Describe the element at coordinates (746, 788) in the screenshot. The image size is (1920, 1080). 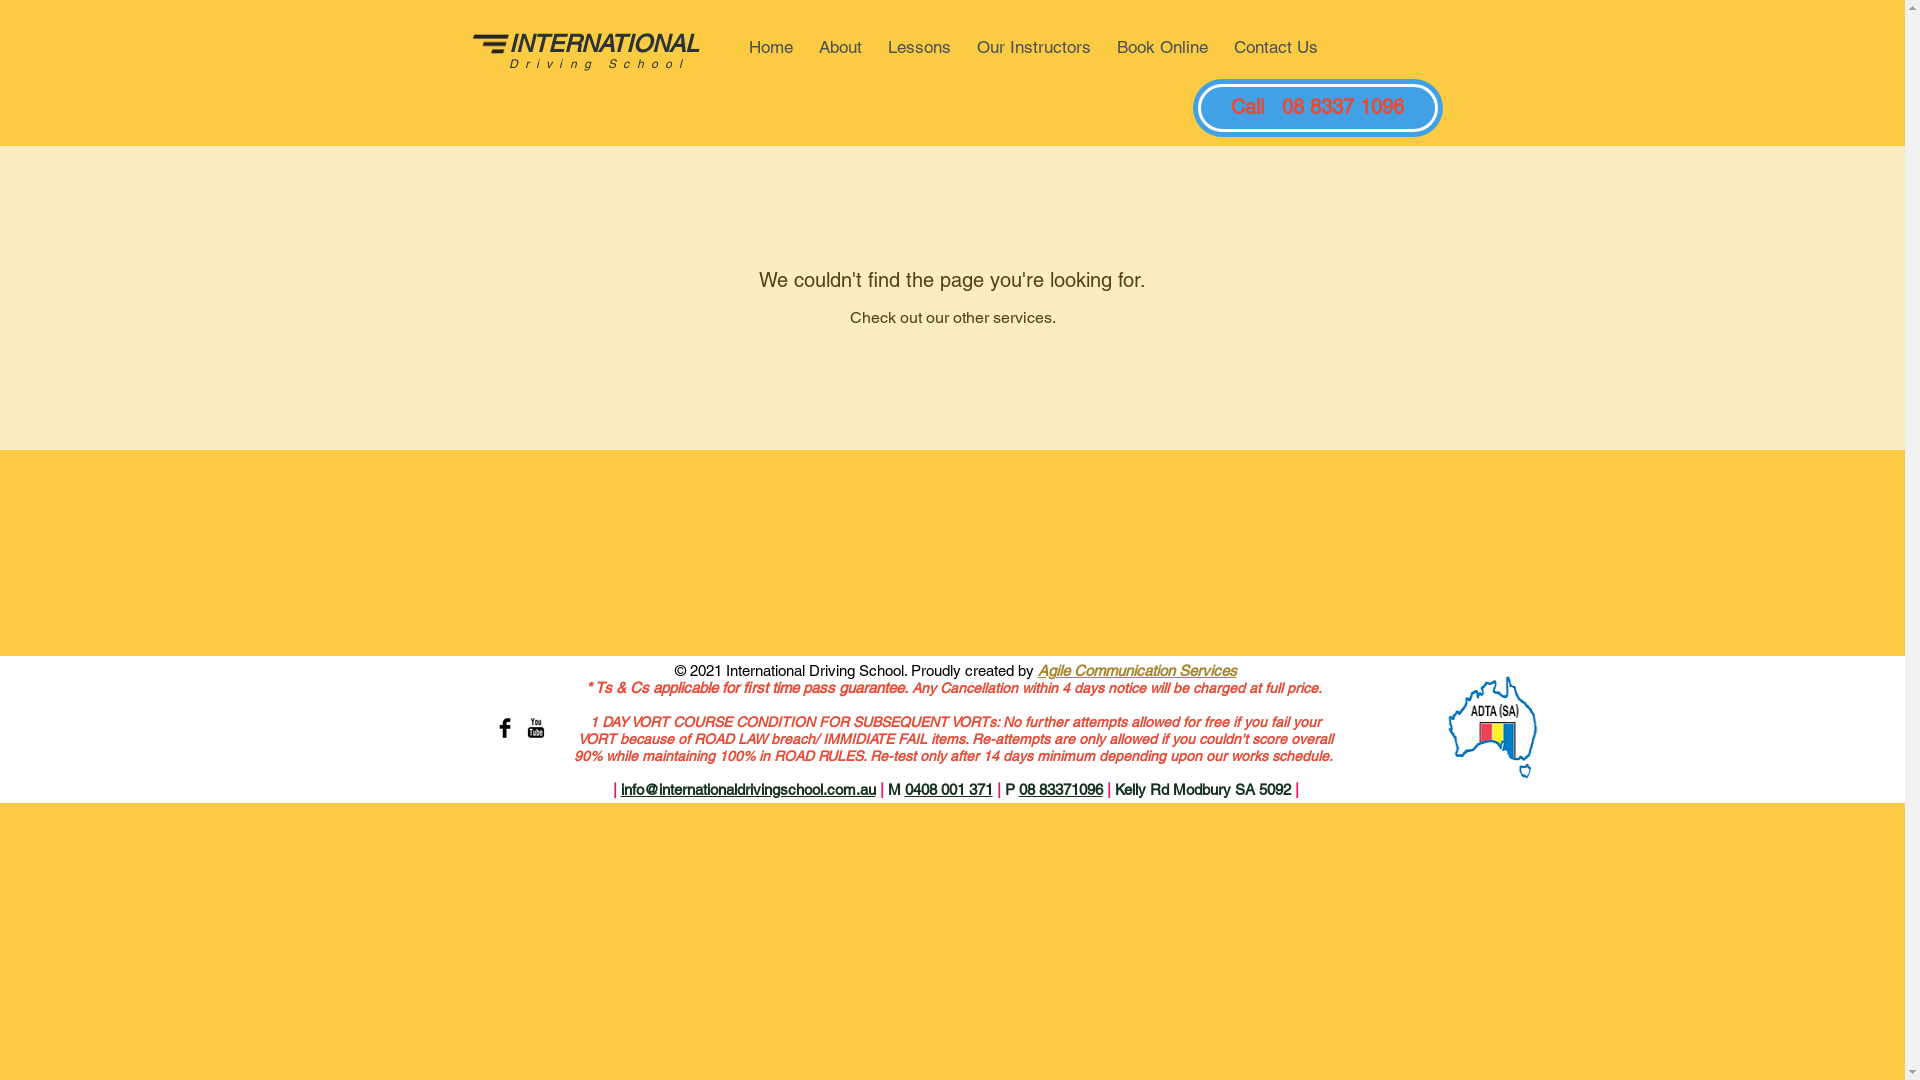
I see `'info@internationaldrivingschool.com.au'` at that location.